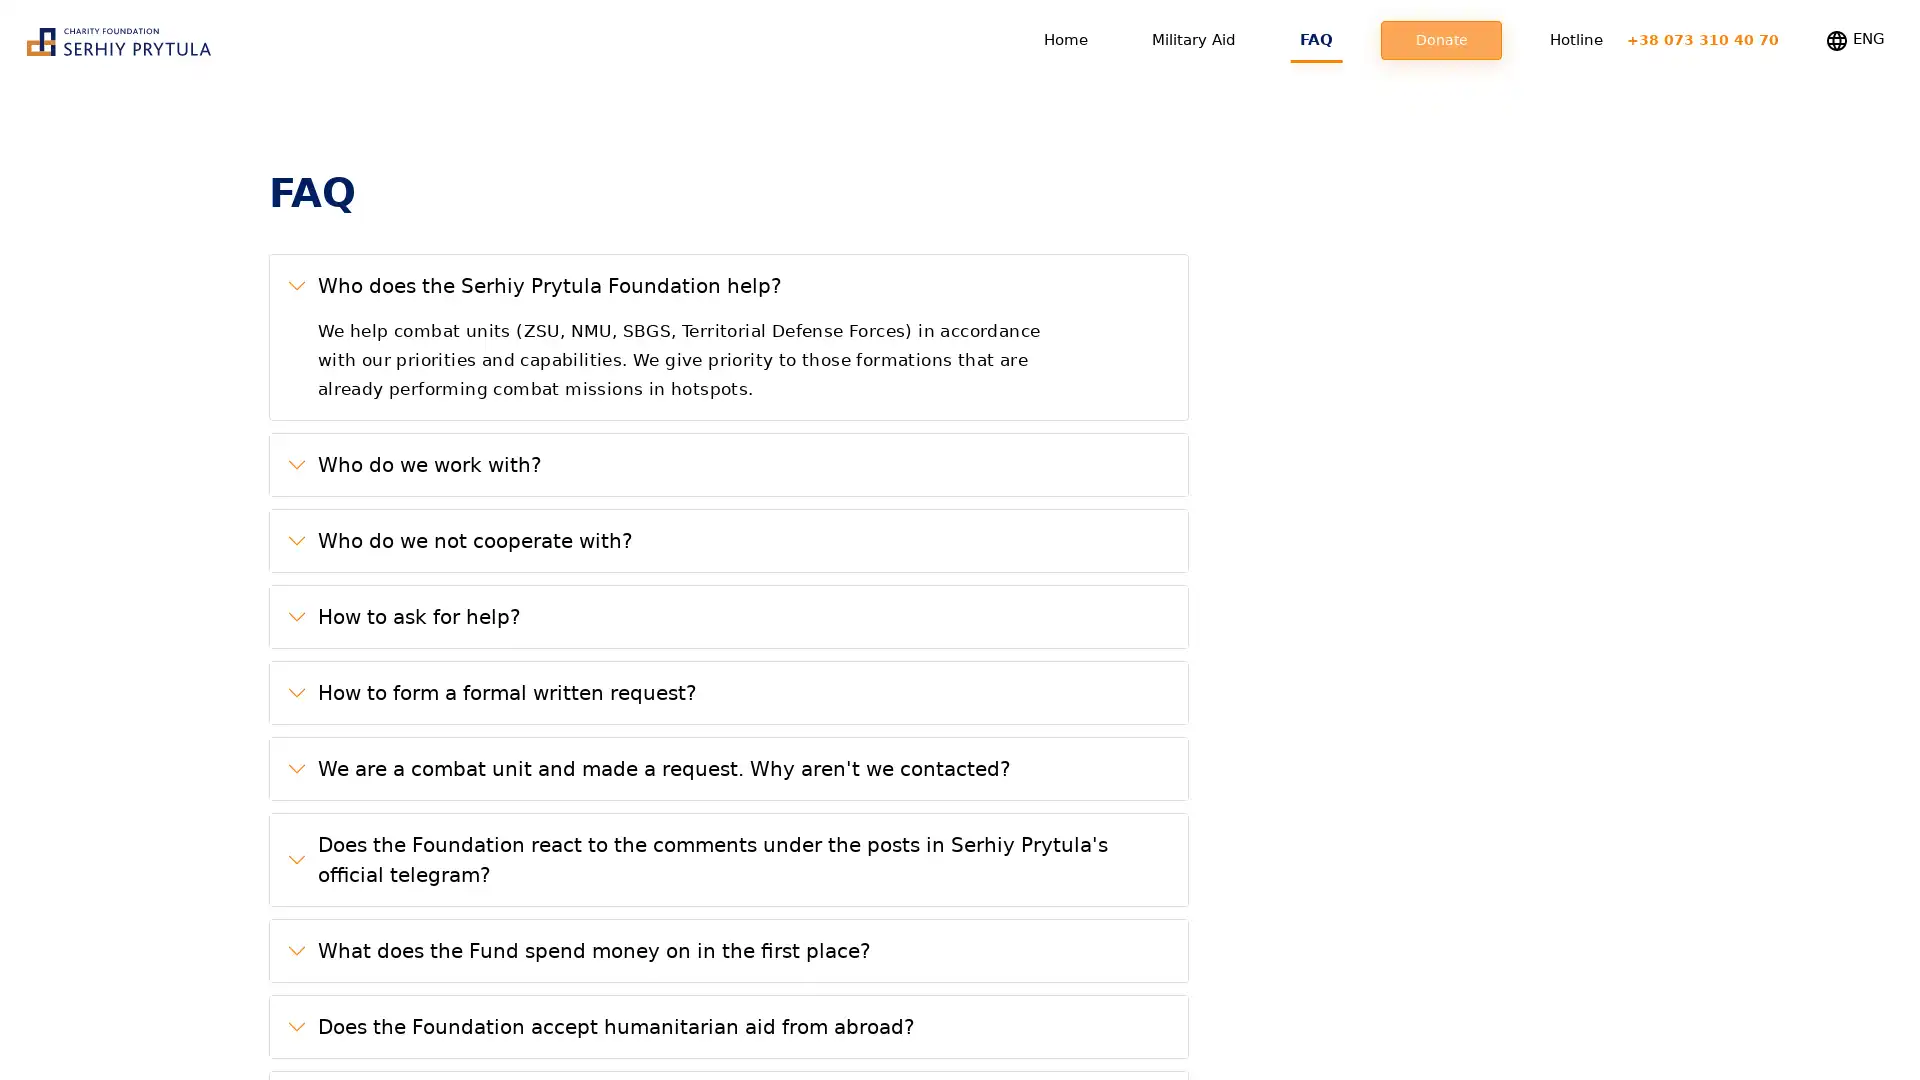 The image size is (1920, 1080). Describe the element at coordinates (727, 767) in the screenshot. I see `We are a combat unit and made a request. Why aren't we contacted?` at that location.